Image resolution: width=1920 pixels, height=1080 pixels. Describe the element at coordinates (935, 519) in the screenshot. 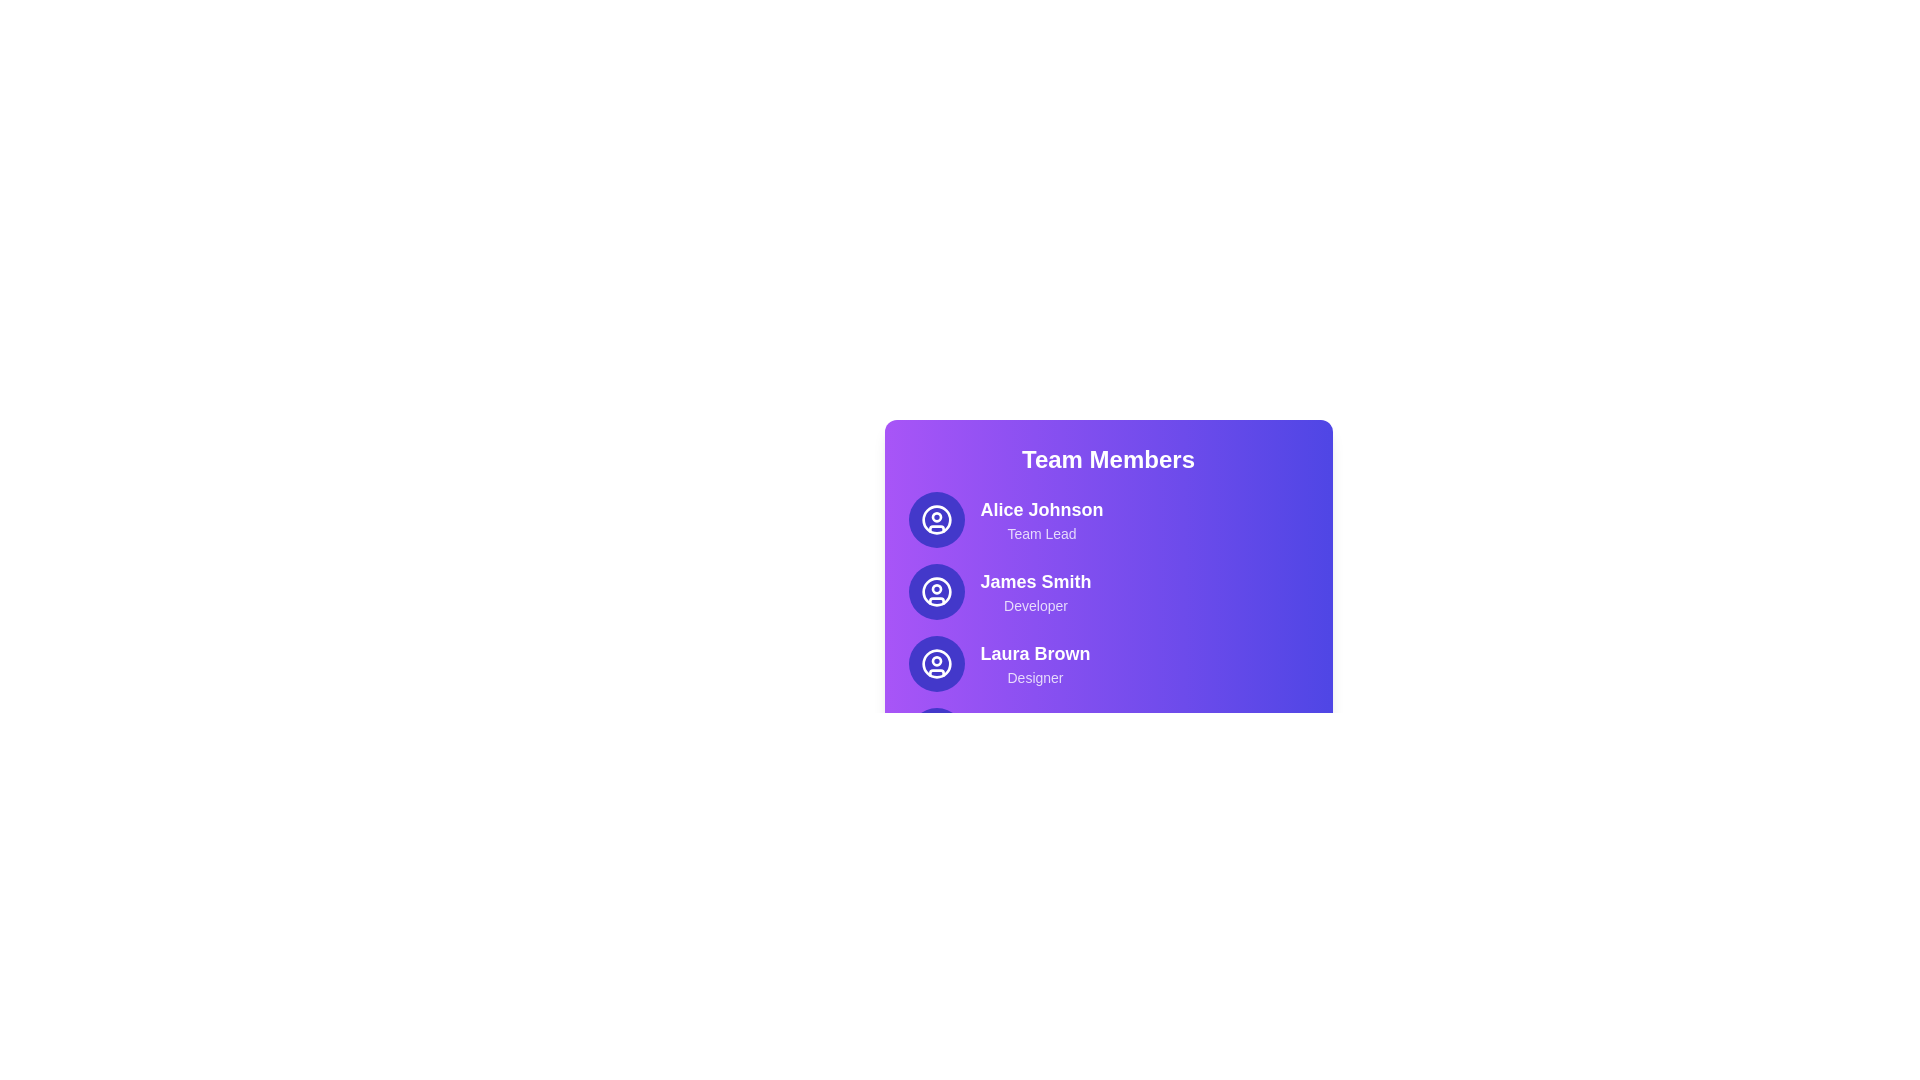

I see `the decorative avatar placeholder icon representing the user named 'Alice Johnson', located to the left of the text label in the 'Team Members' section` at that location.